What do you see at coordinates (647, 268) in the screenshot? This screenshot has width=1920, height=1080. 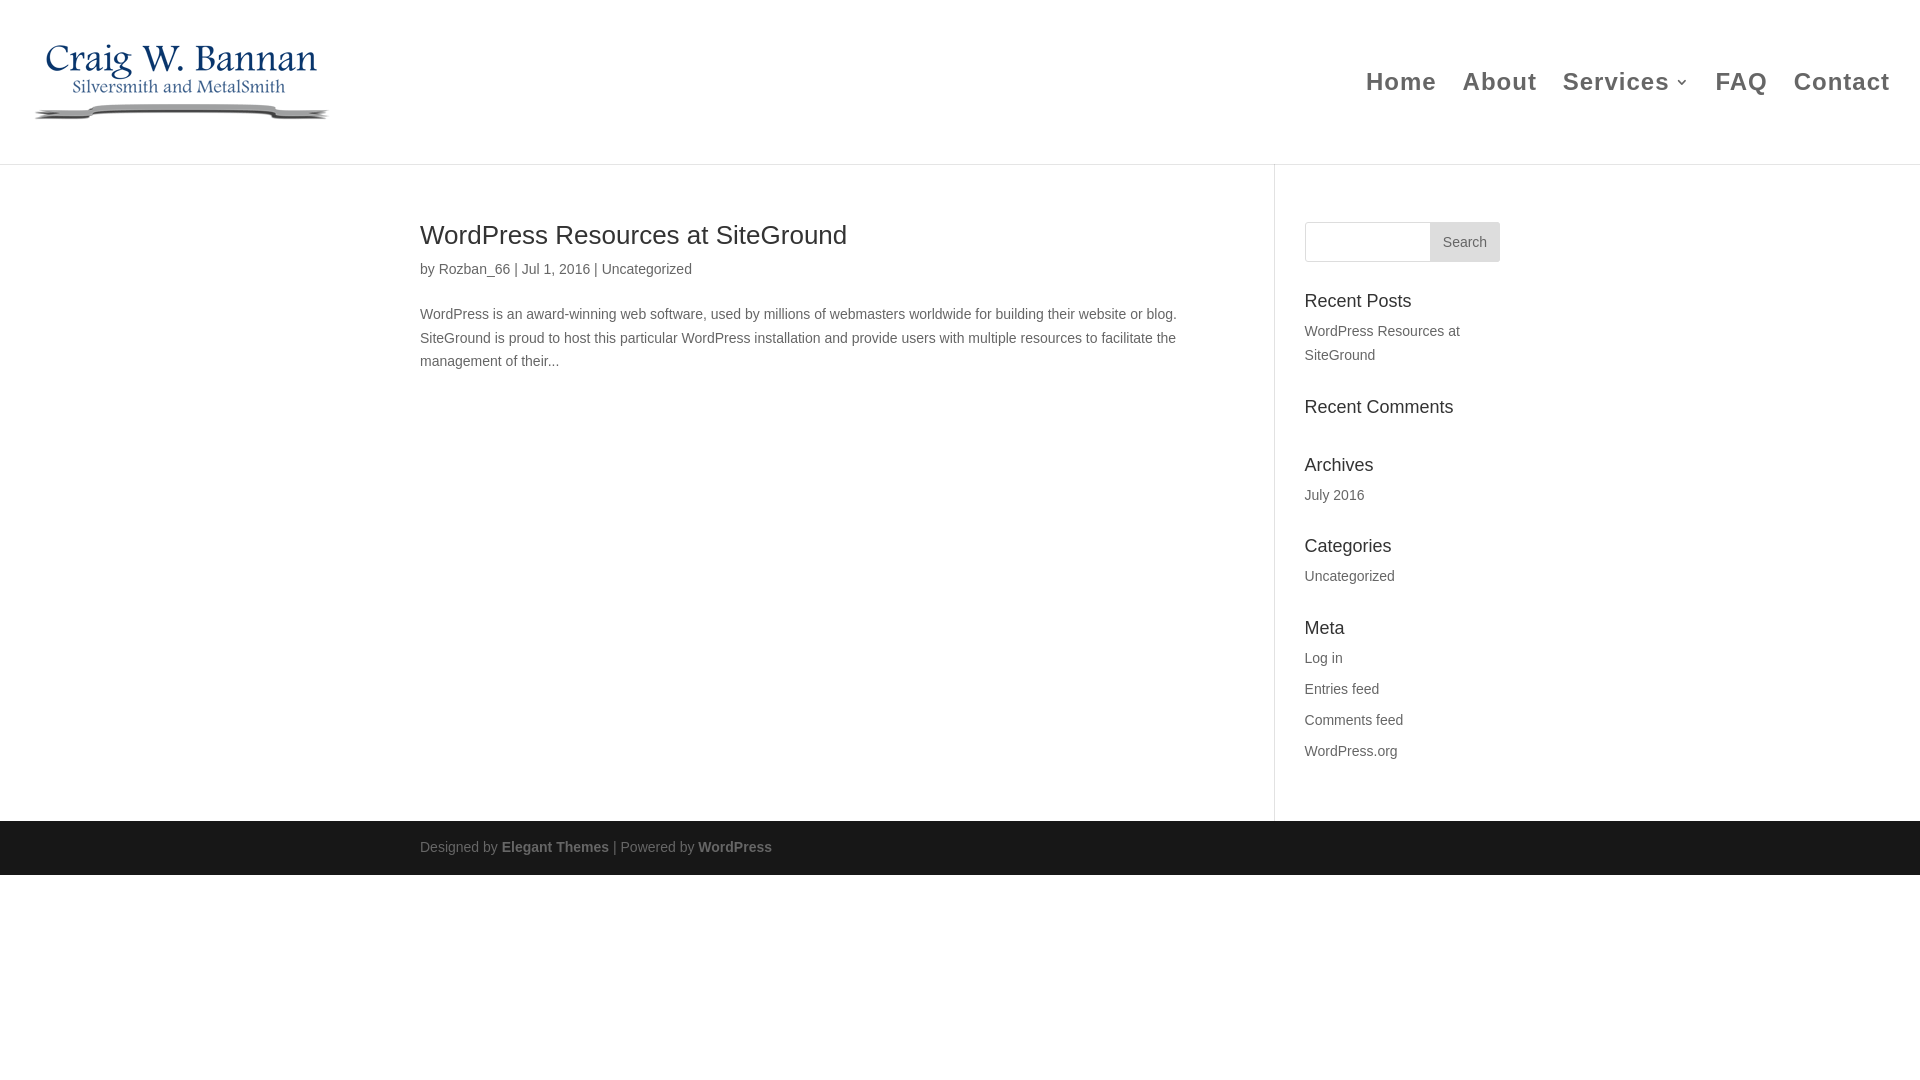 I see `'Uncategorized'` at bounding box center [647, 268].